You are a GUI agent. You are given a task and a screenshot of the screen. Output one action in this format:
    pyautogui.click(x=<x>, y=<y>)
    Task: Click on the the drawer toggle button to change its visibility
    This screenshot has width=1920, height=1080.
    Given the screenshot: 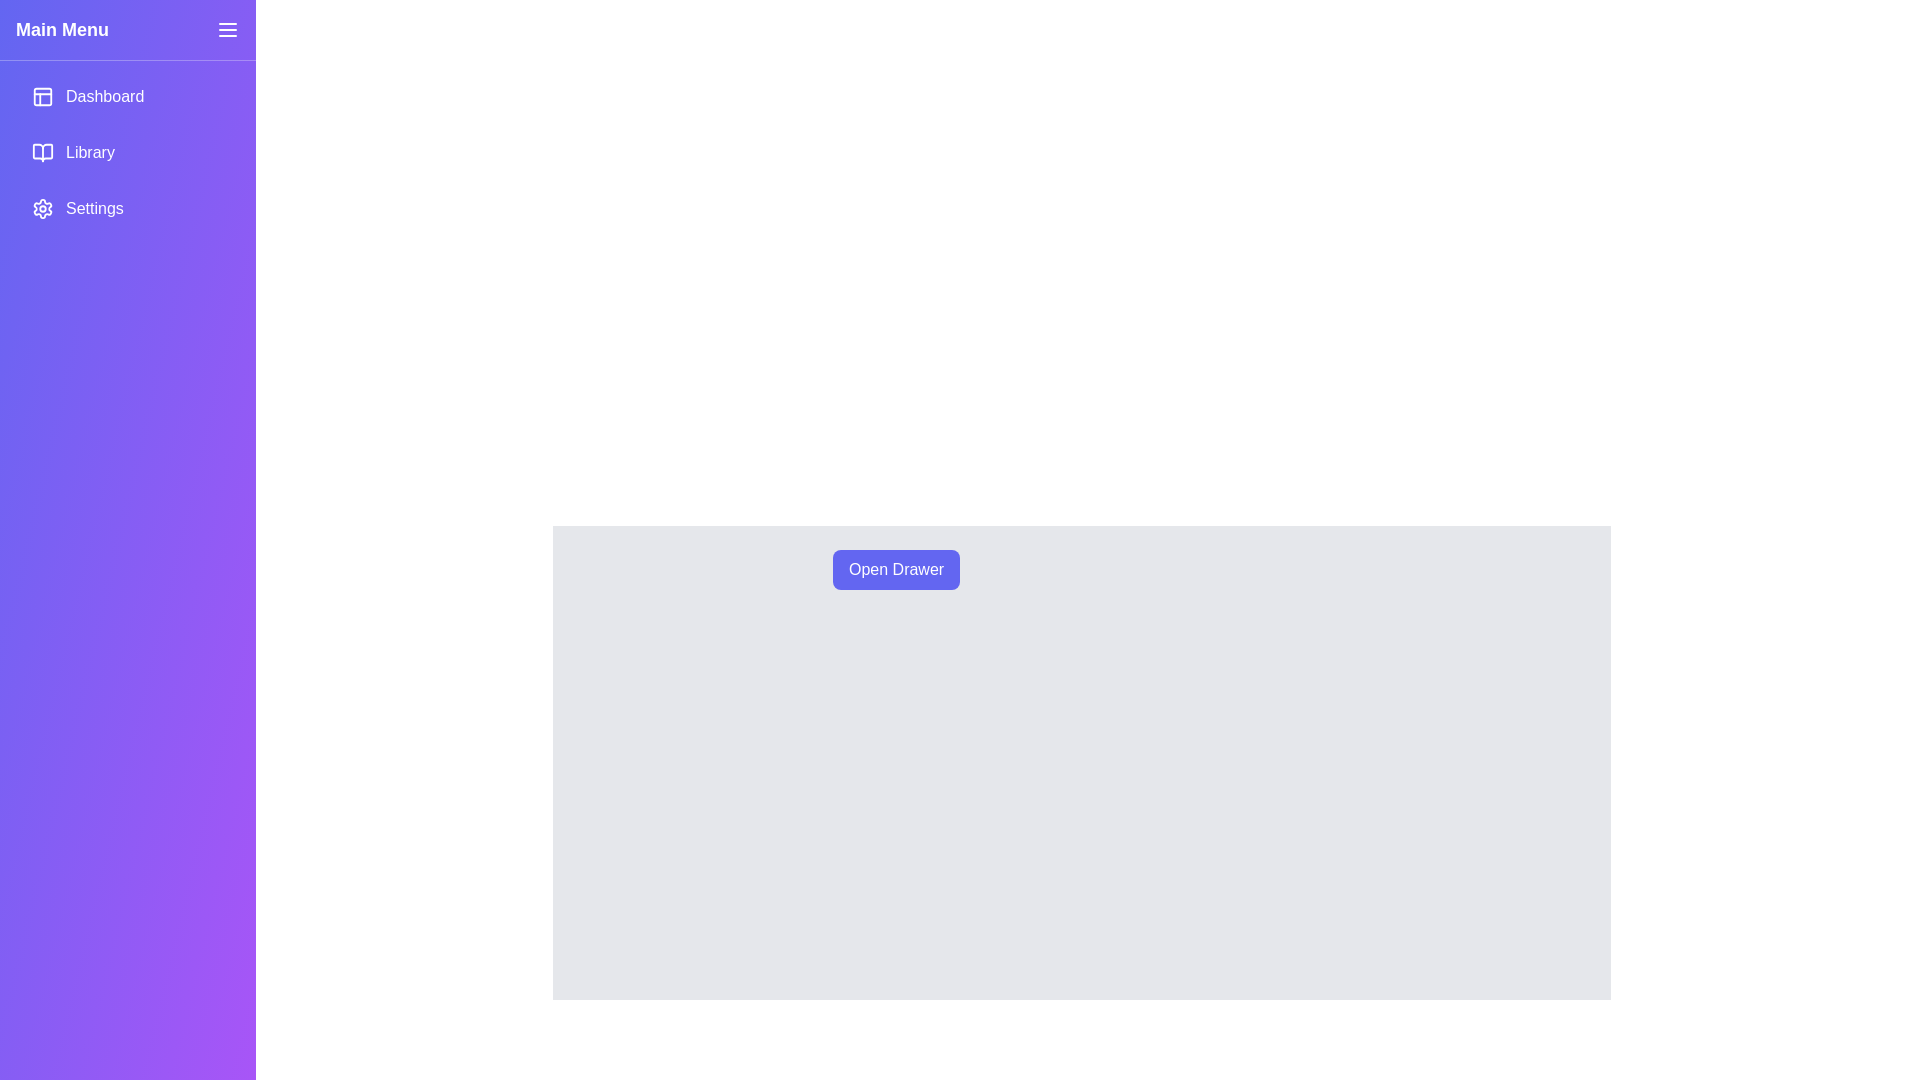 What is the action you would take?
    pyautogui.click(x=227, y=30)
    